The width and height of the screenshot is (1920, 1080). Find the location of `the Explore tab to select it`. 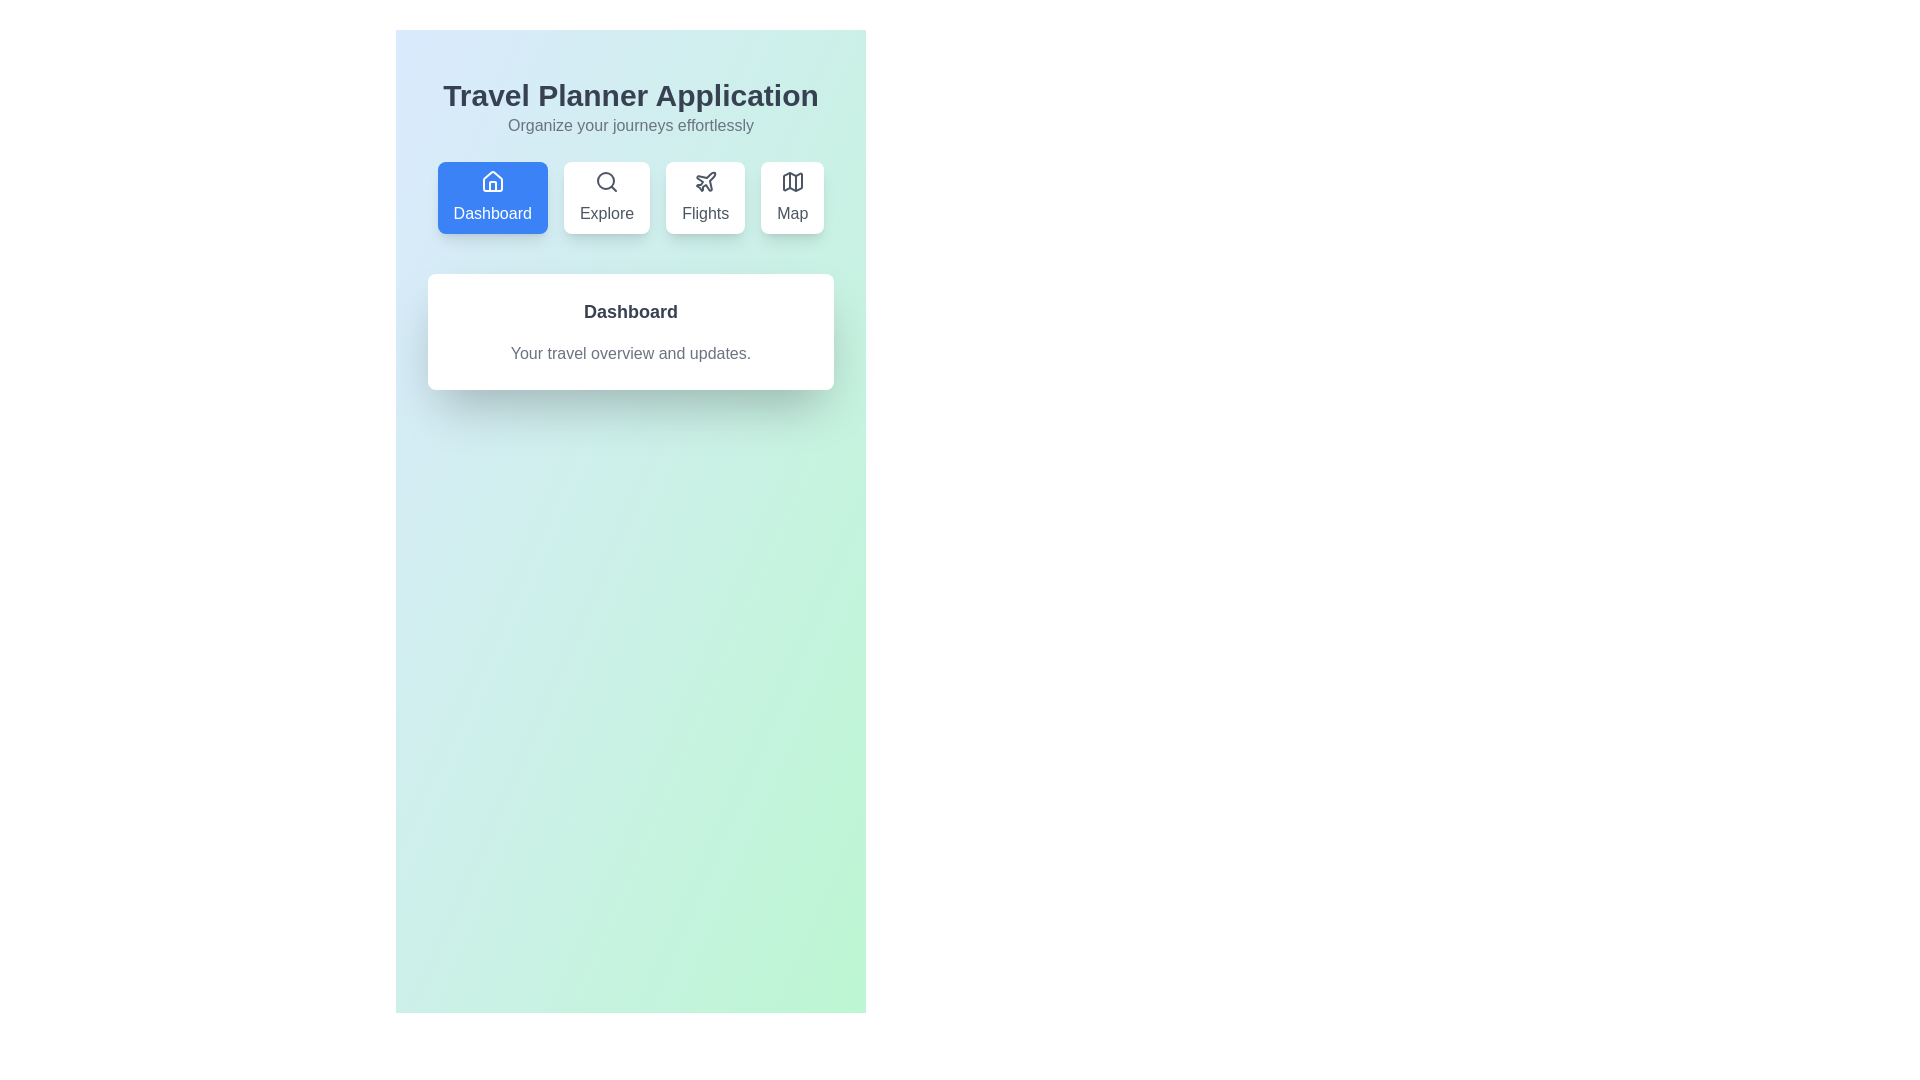

the Explore tab to select it is located at coordinates (606, 197).